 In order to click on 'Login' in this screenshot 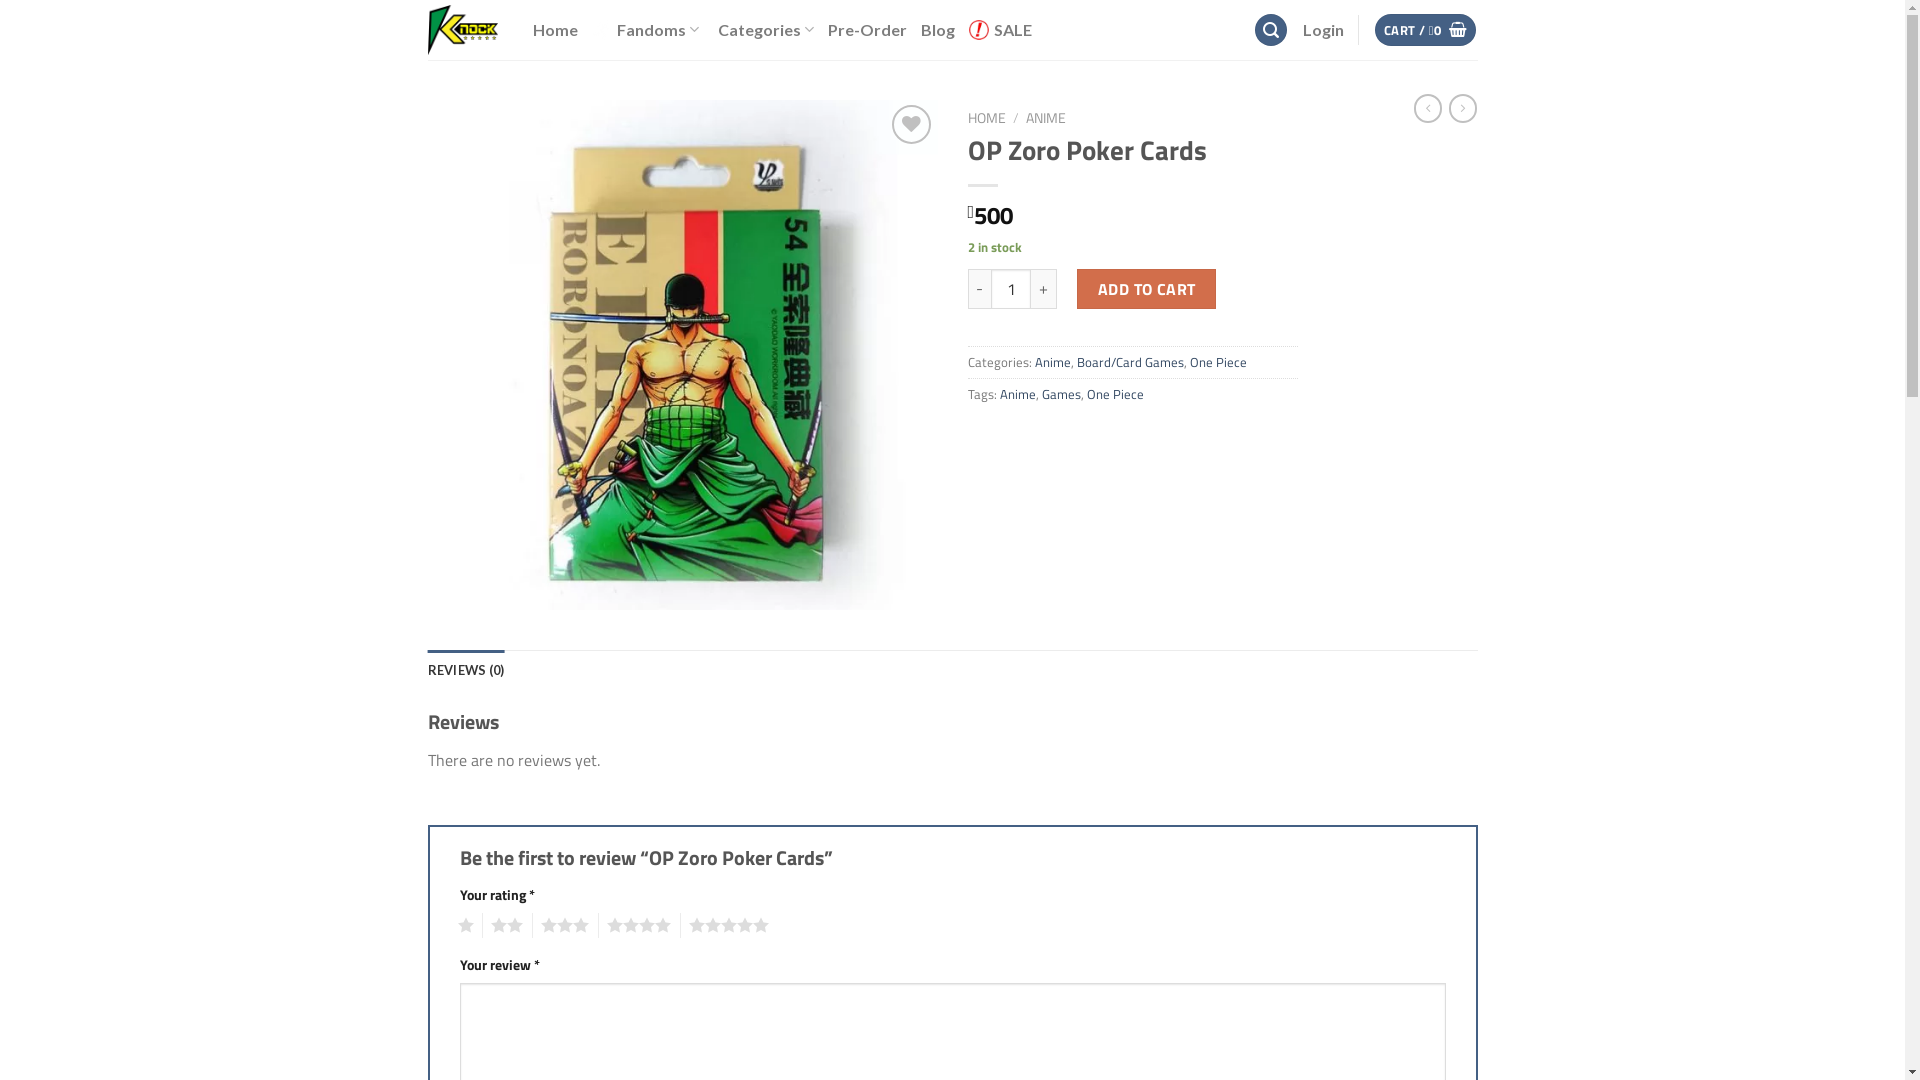, I will do `click(1322, 30)`.